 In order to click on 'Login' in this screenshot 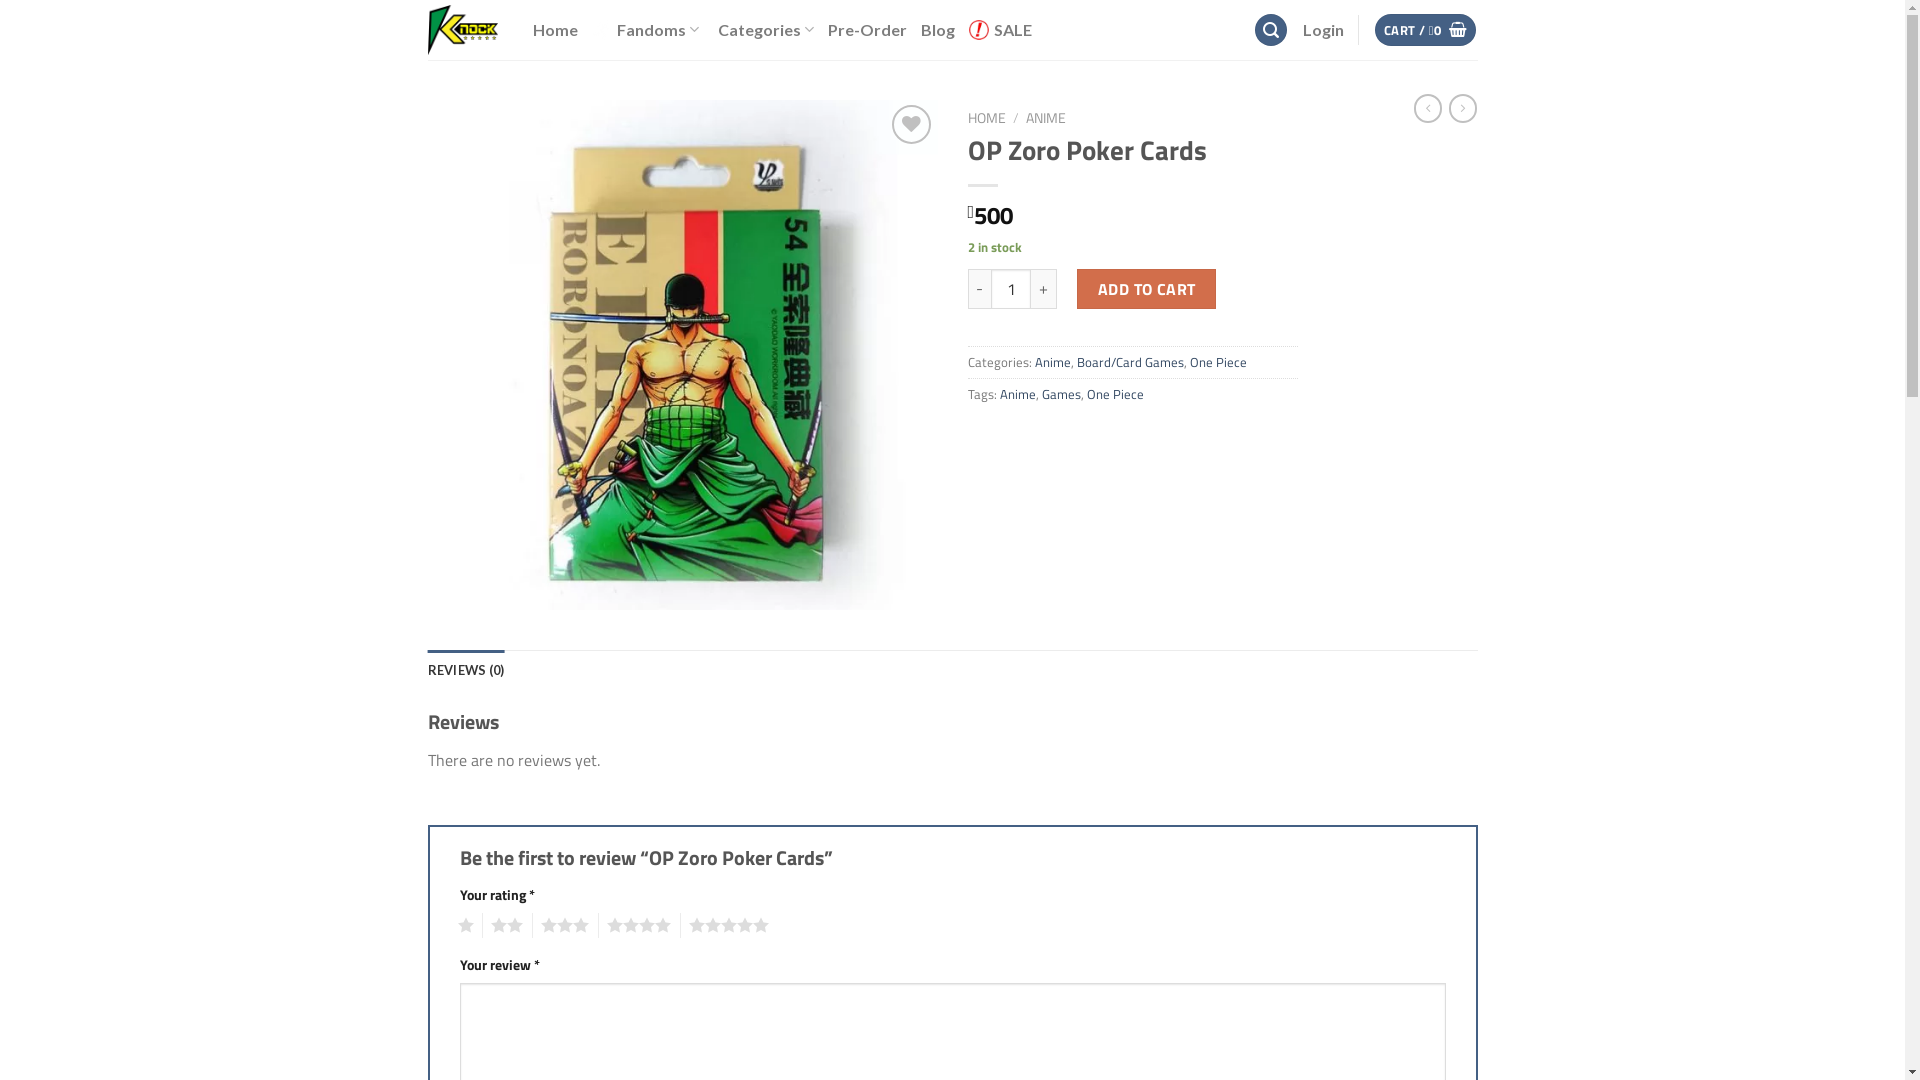, I will do `click(1322, 30)`.